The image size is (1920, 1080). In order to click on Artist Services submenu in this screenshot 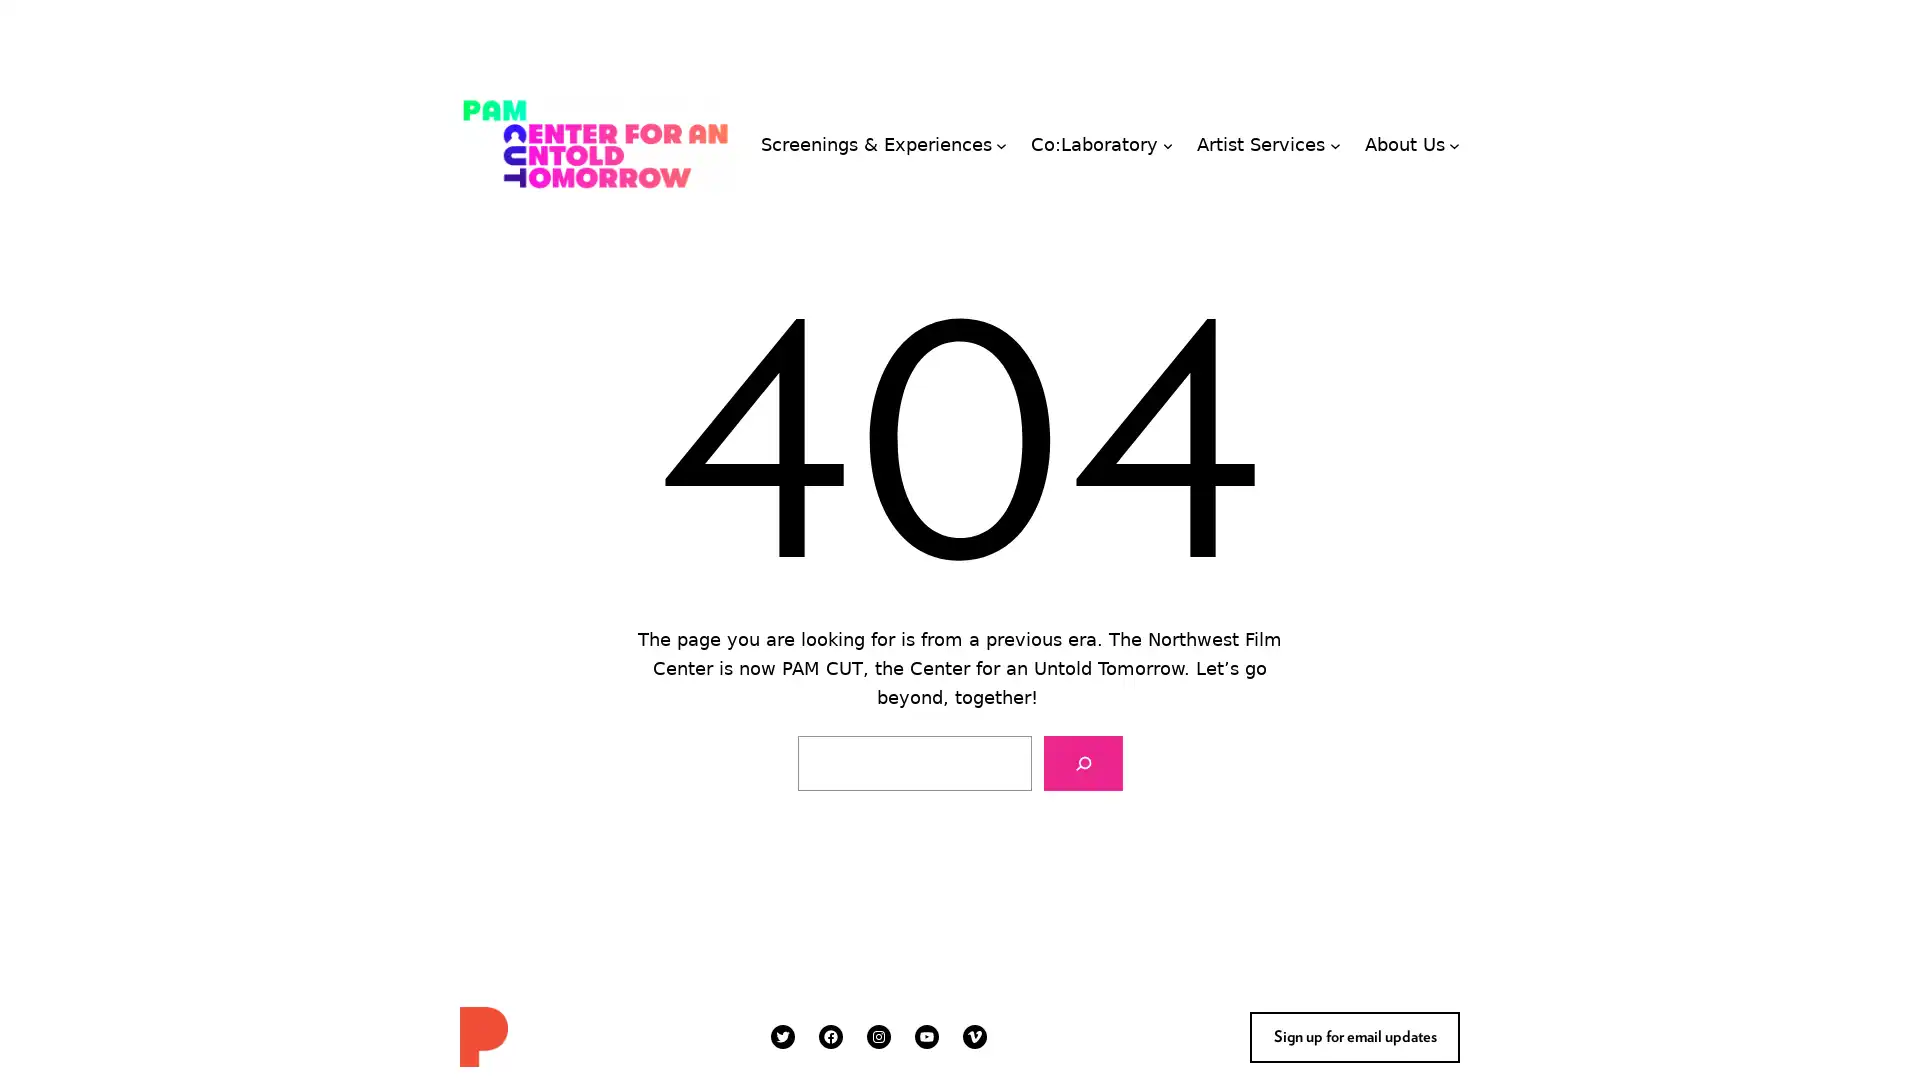, I will do `click(1334, 143)`.